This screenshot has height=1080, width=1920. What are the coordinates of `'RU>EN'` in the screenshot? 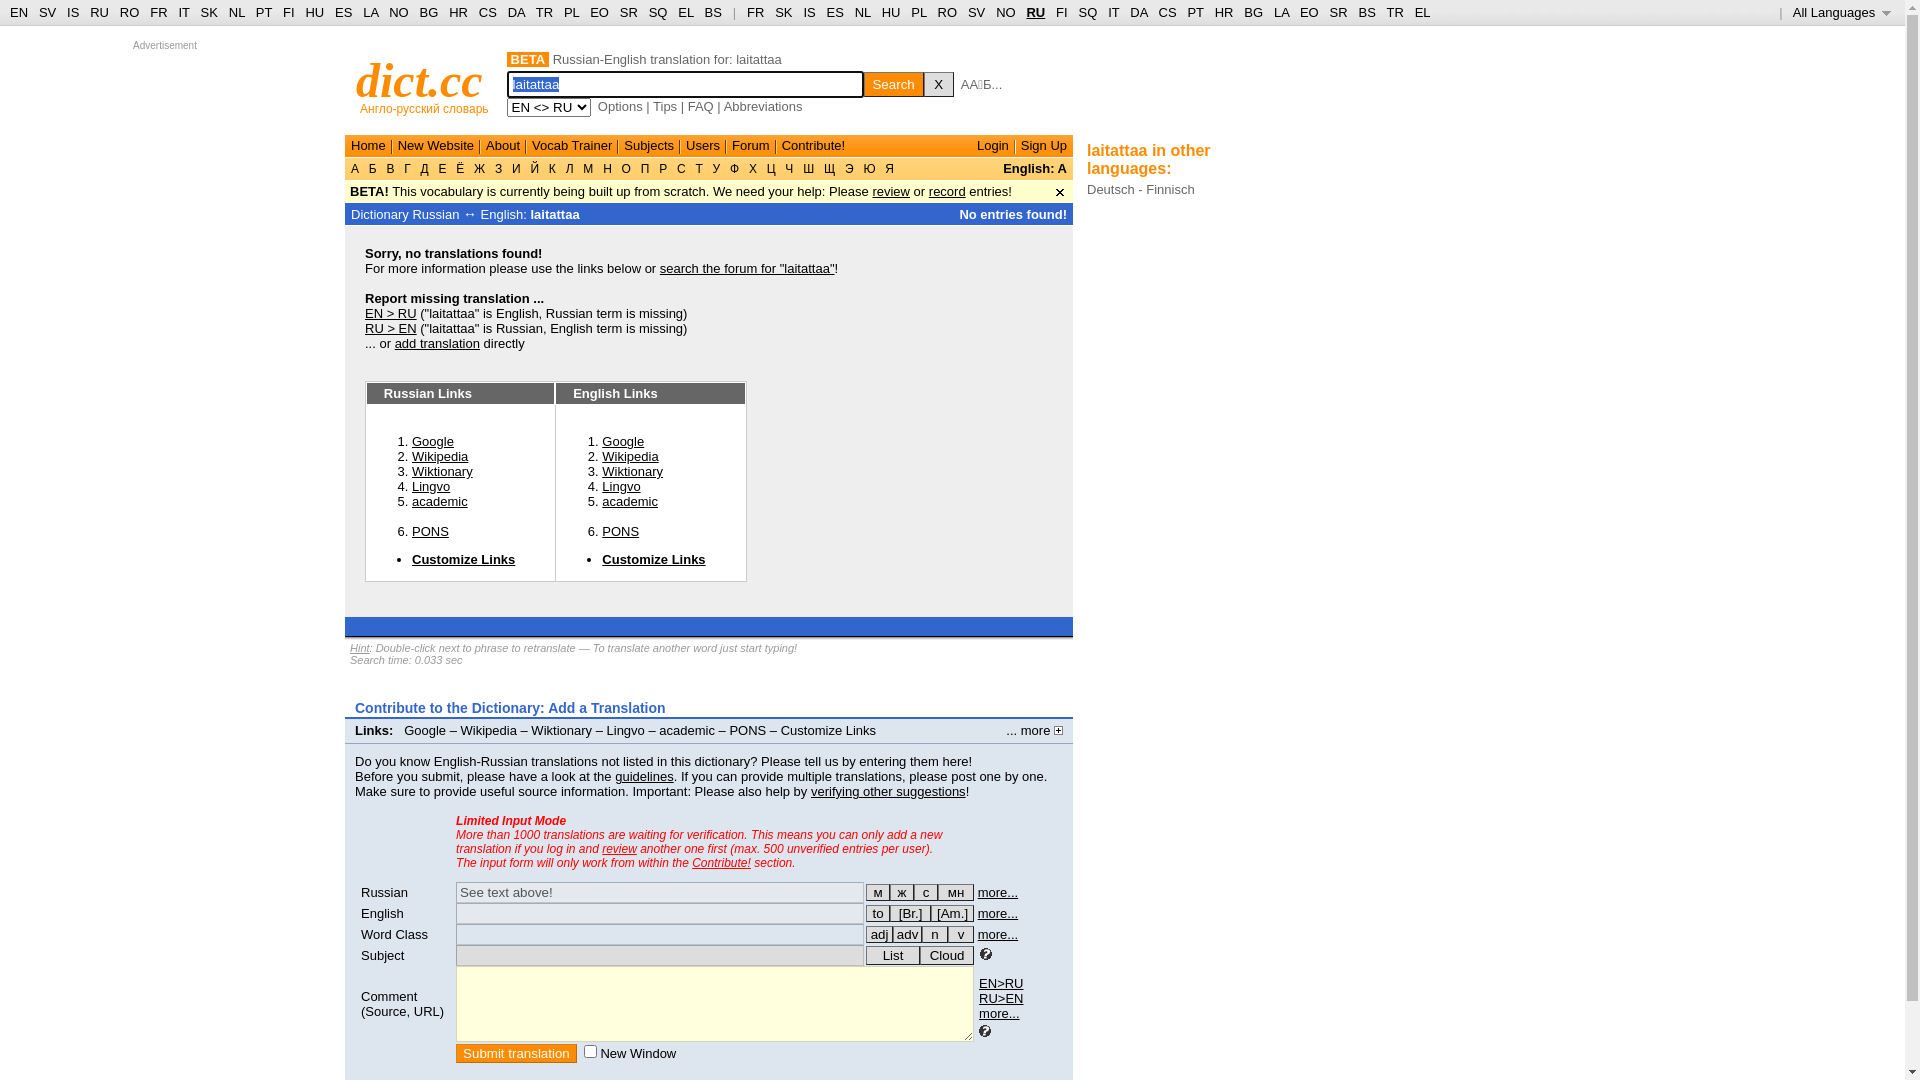 It's located at (1001, 998).